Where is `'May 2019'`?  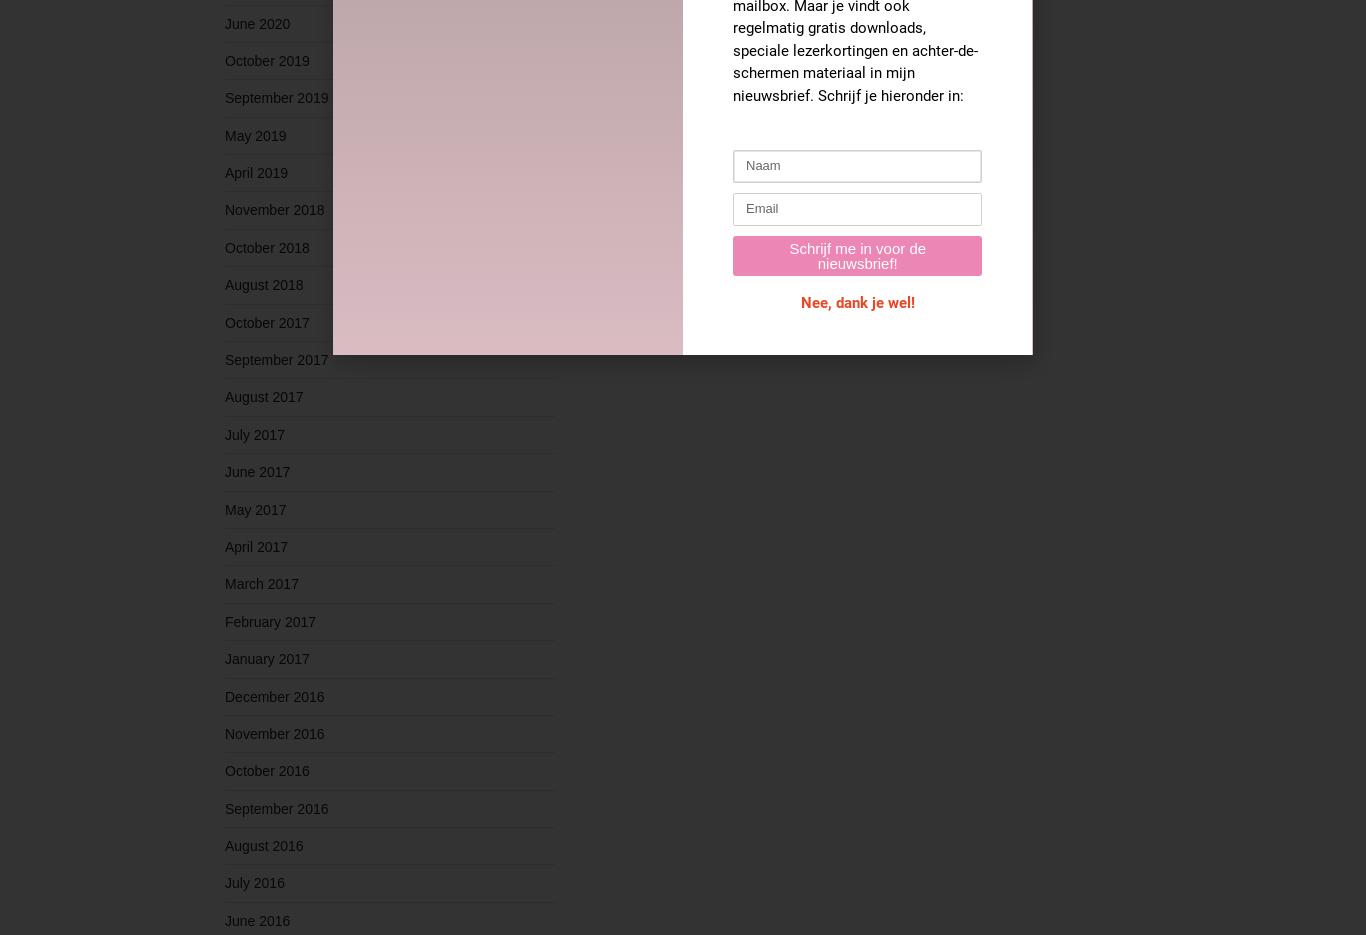 'May 2019' is located at coordinates (255, 135).